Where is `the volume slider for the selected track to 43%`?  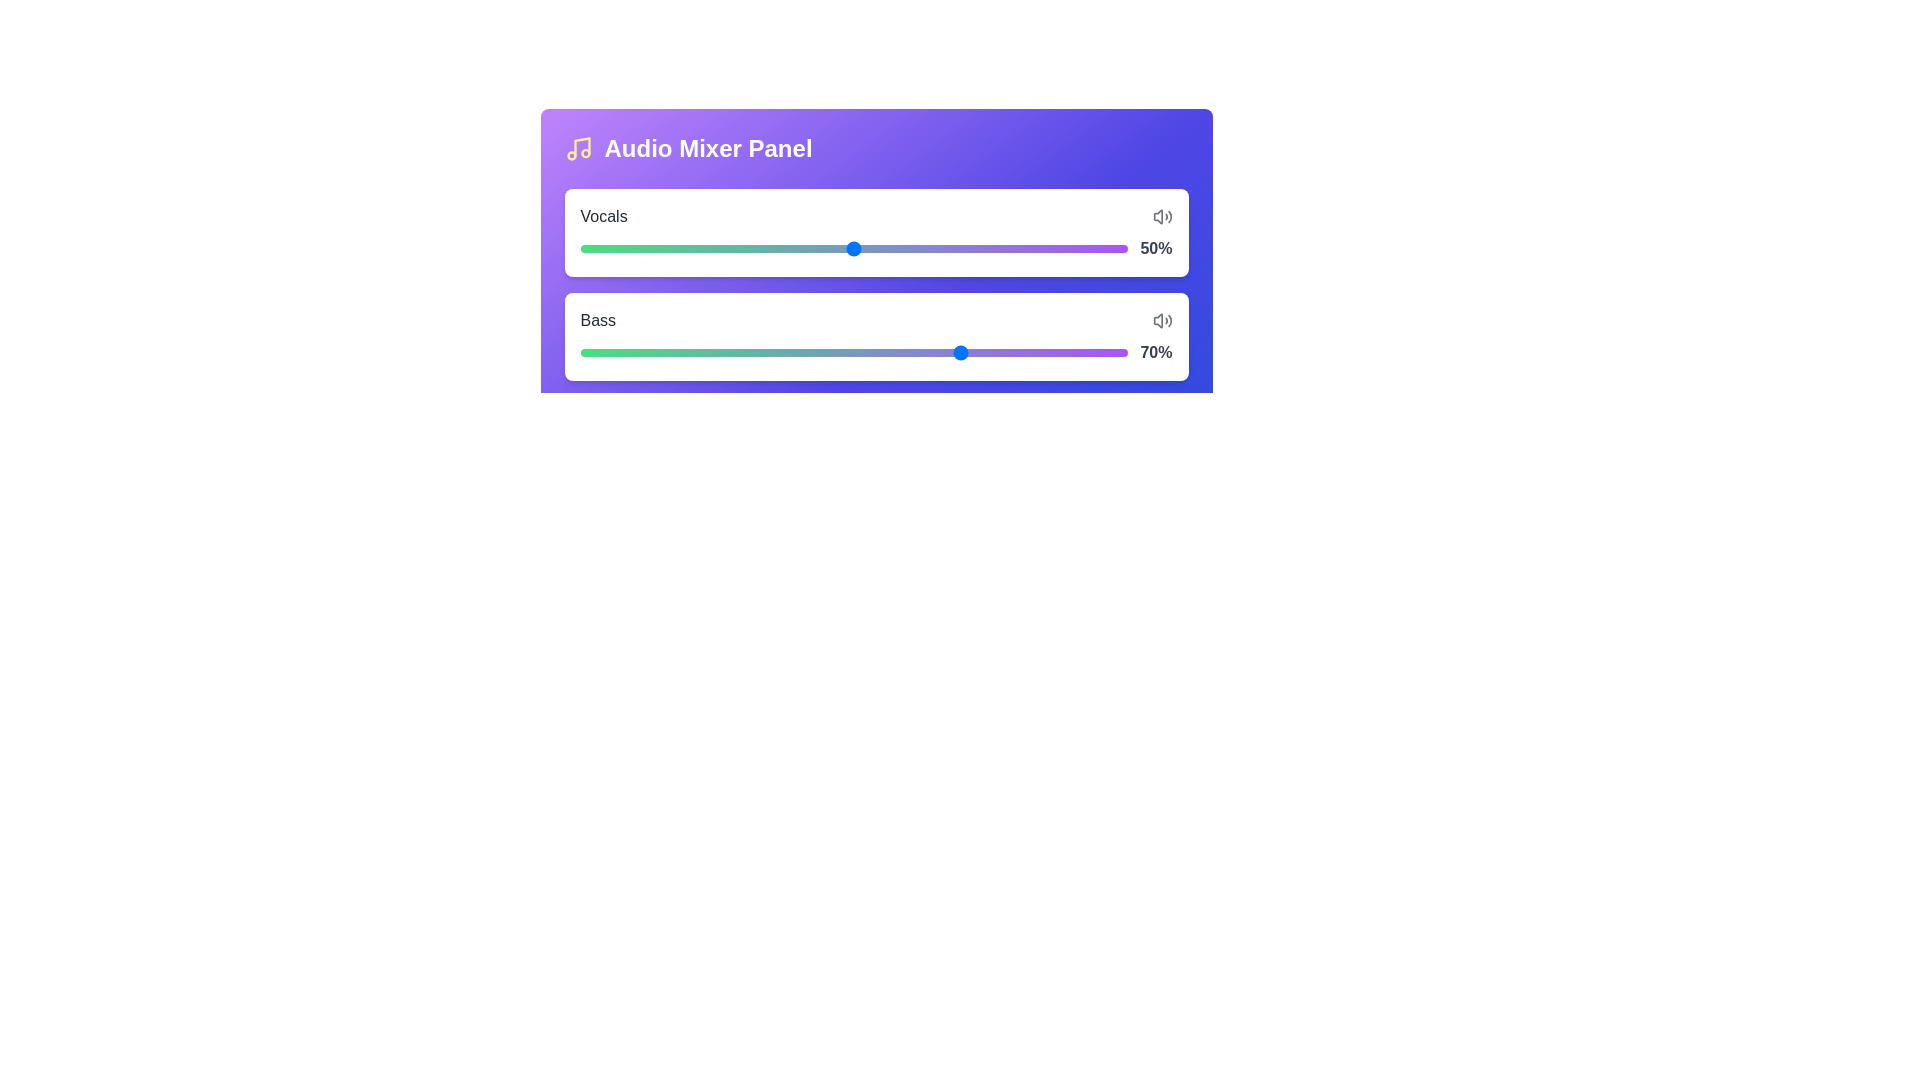
the volume slider for the selected track to 43% is located at coordinates (816, 244).